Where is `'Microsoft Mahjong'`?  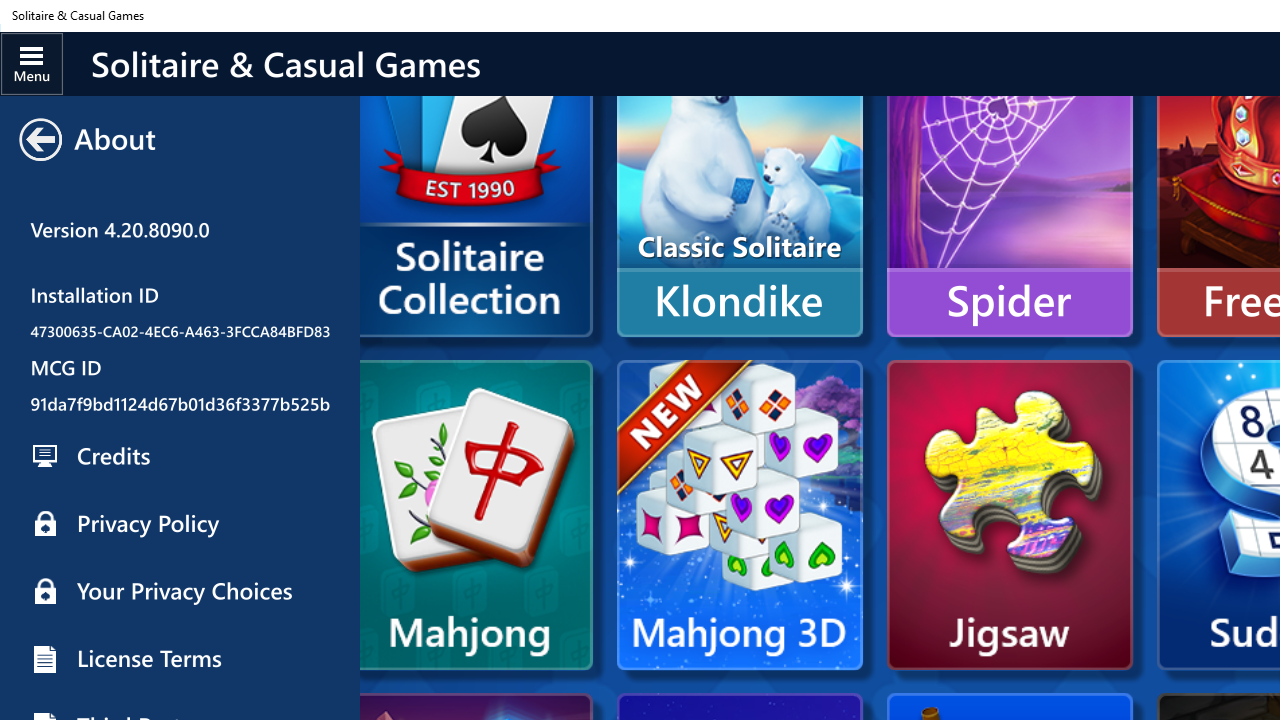 'Microsoft Mahjong' is located at coordinates (475, 514).